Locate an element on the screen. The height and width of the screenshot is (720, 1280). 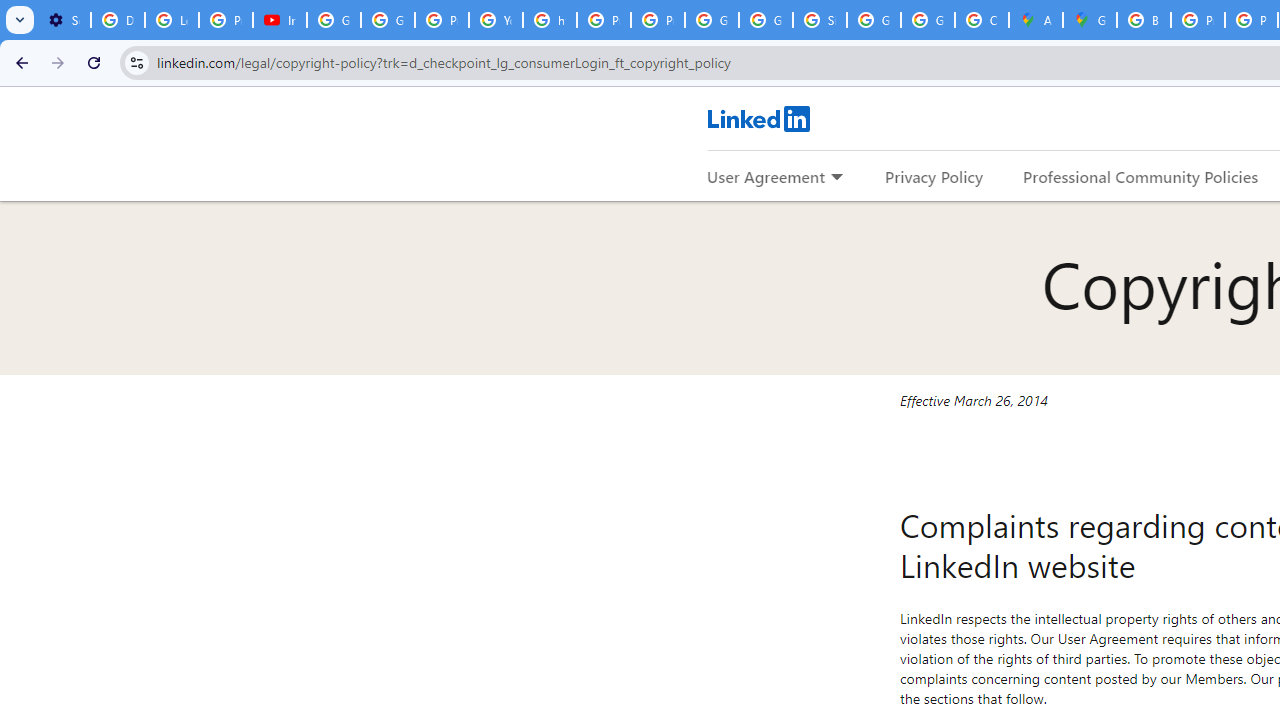
'Privacy Help Center - Policies Help' is located at coordinates (1198, 20).